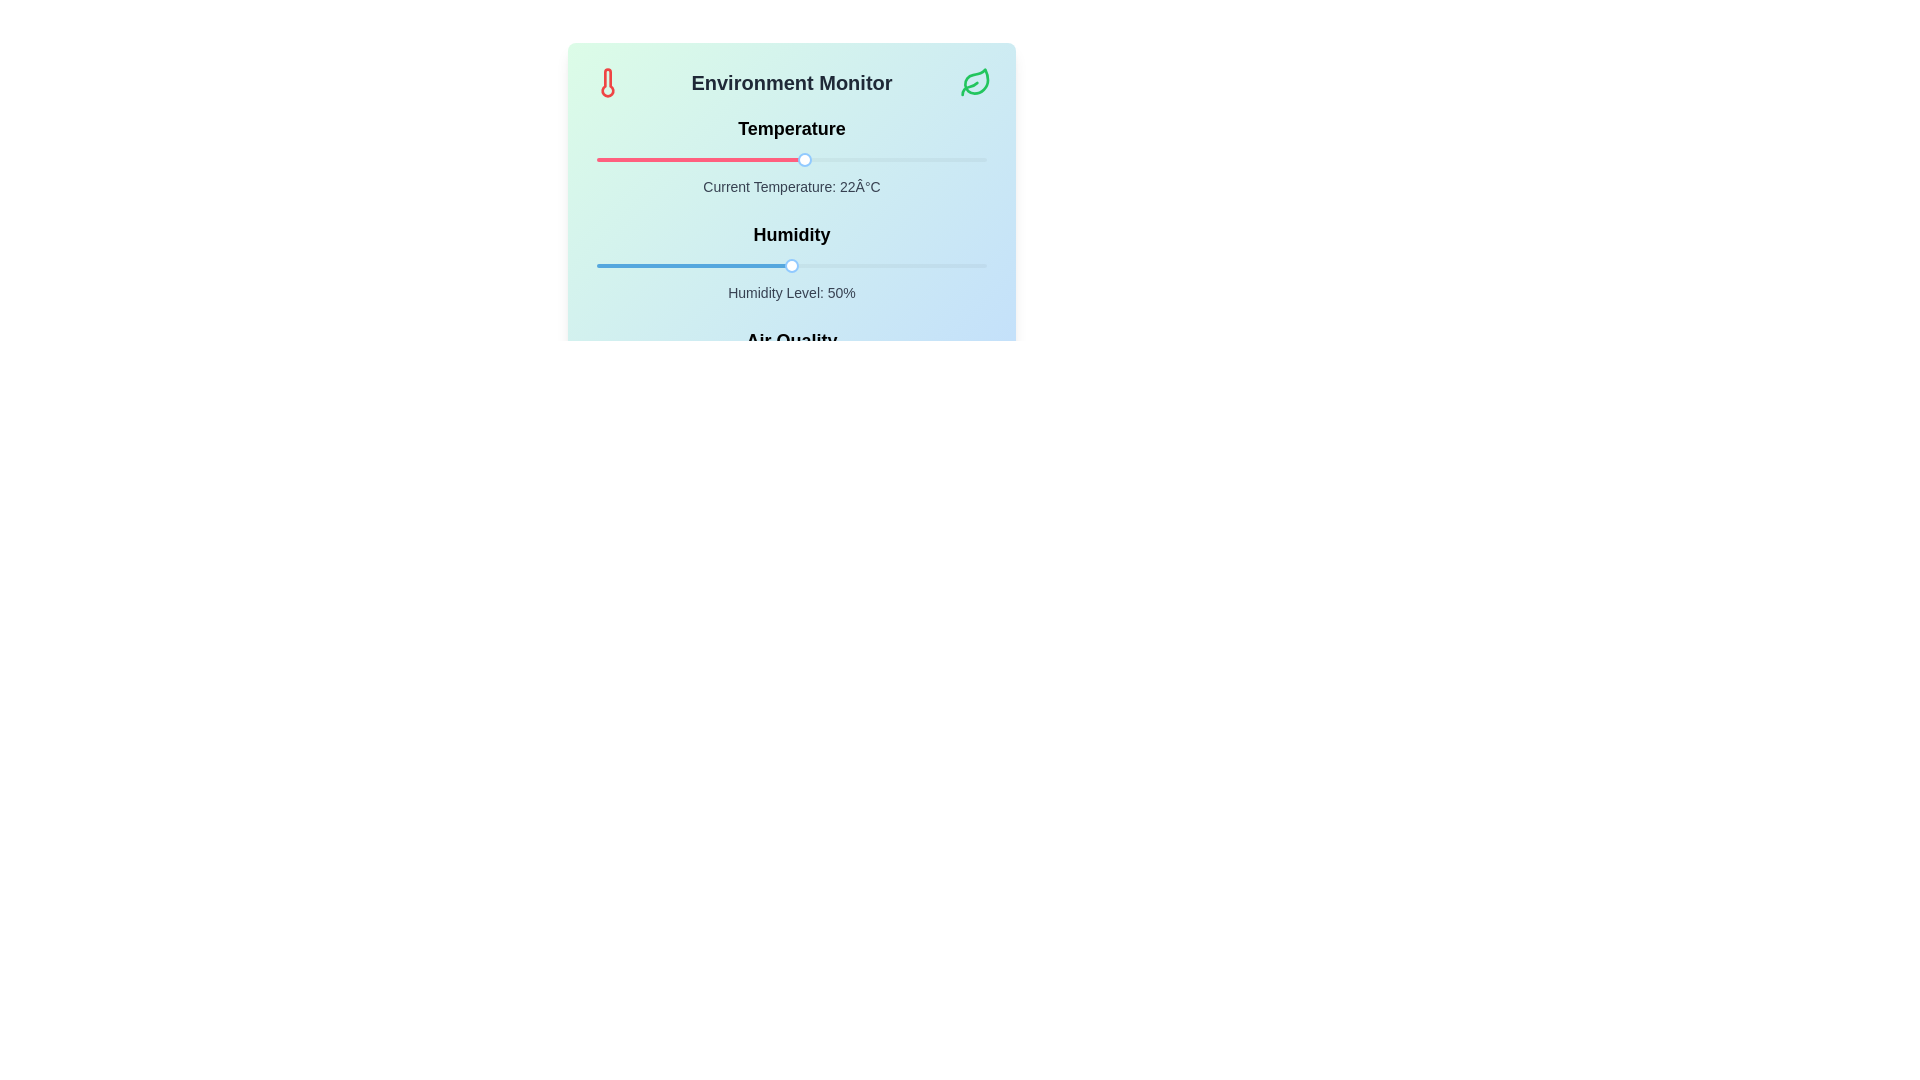  Describe the element at coordinates (830, 265) in the screenshot. I see `slider value` at that location.